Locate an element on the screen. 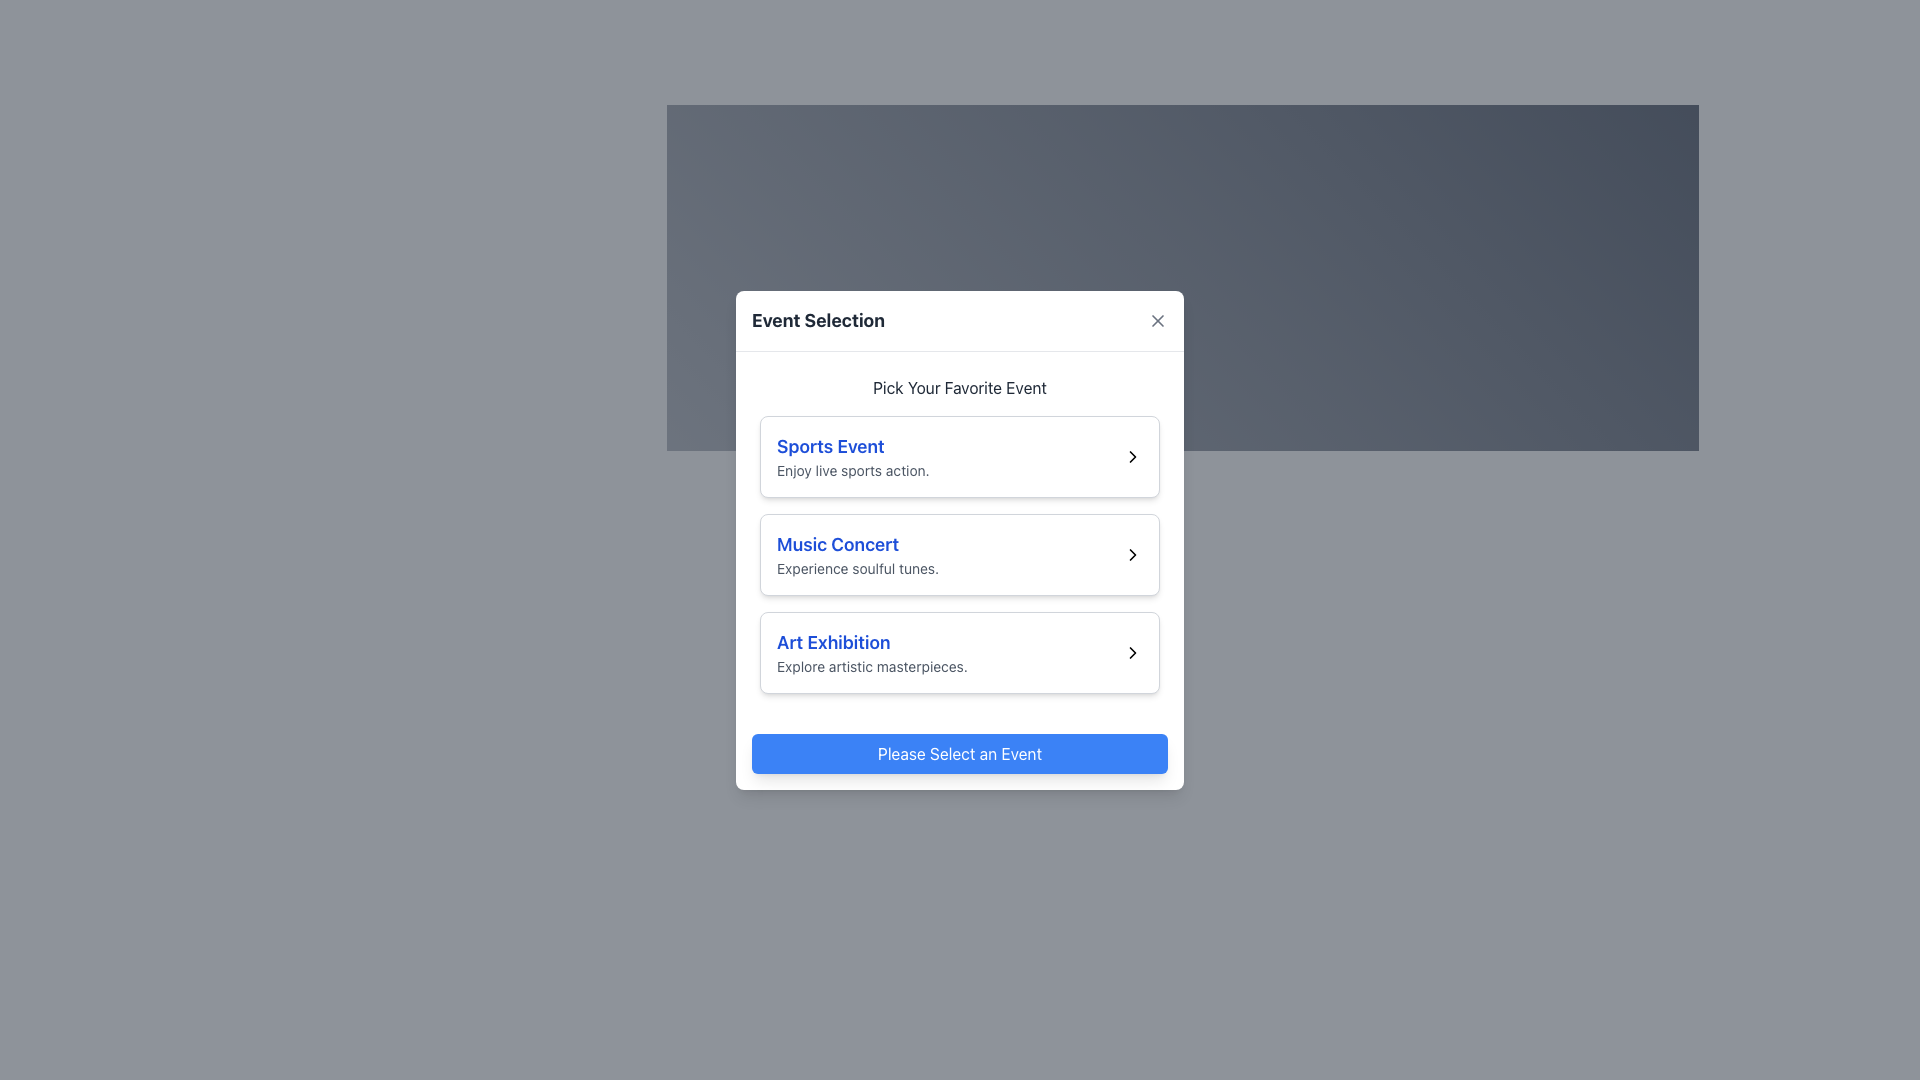 This screenshot has width=1920, height=1080. the blue button labeled 'Please Select an Event' at the bottom of the modal is located at coordinates (960, 753).